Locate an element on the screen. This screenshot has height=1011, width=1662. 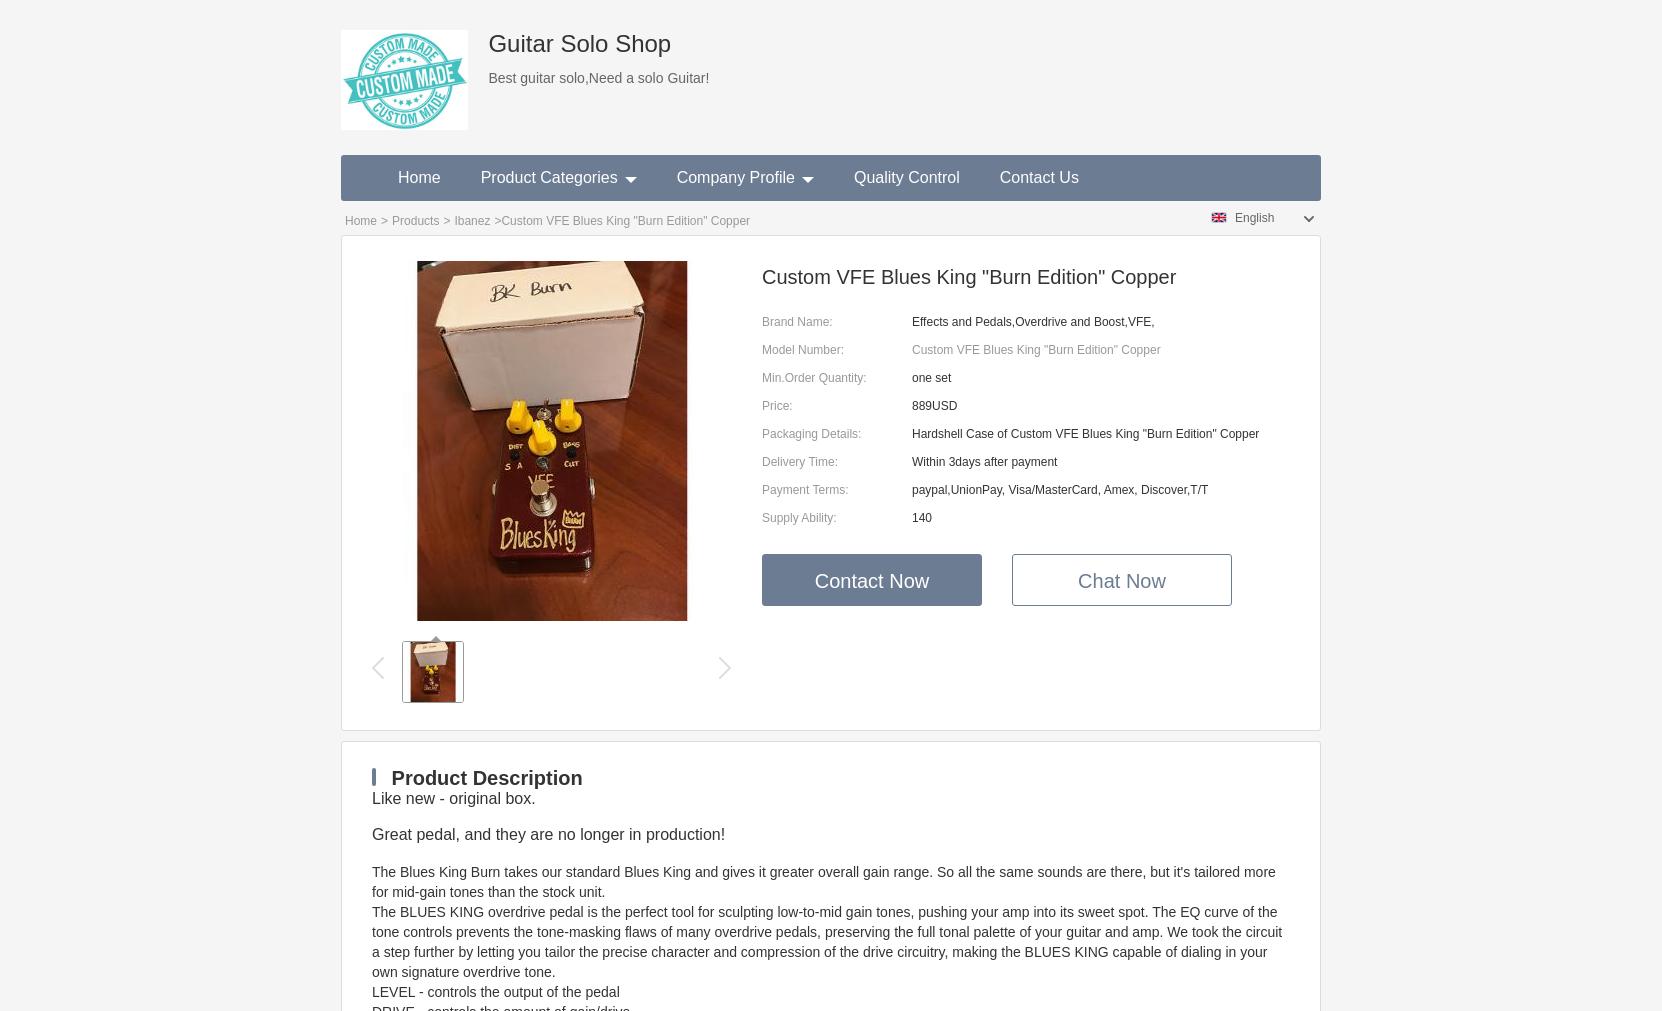
'Price:' is located at coordinates (776, 405).